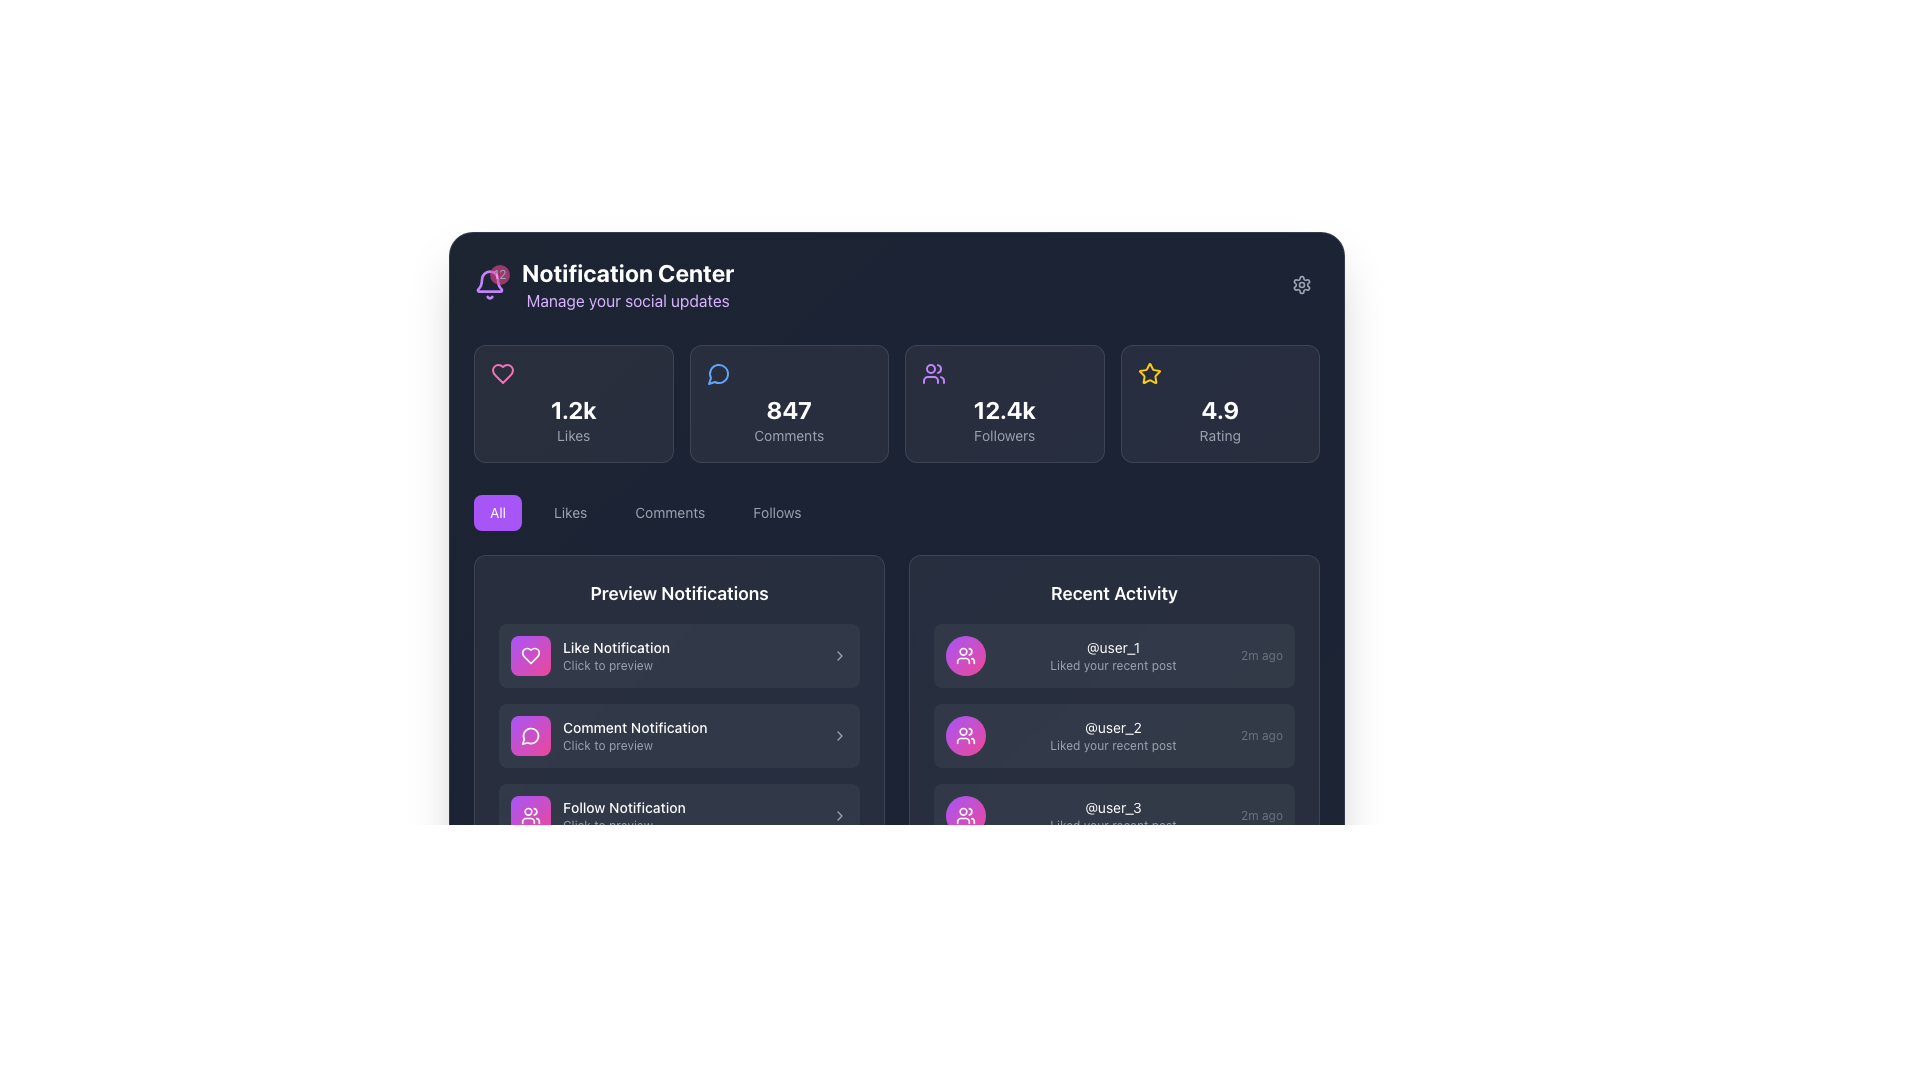 The width and height of the screenshot is (1920, 1080). I want to click on the 'Like Notification' icon button located in the 'Preview Notifications' section, which visually represents a like notification, so click(531, 655).